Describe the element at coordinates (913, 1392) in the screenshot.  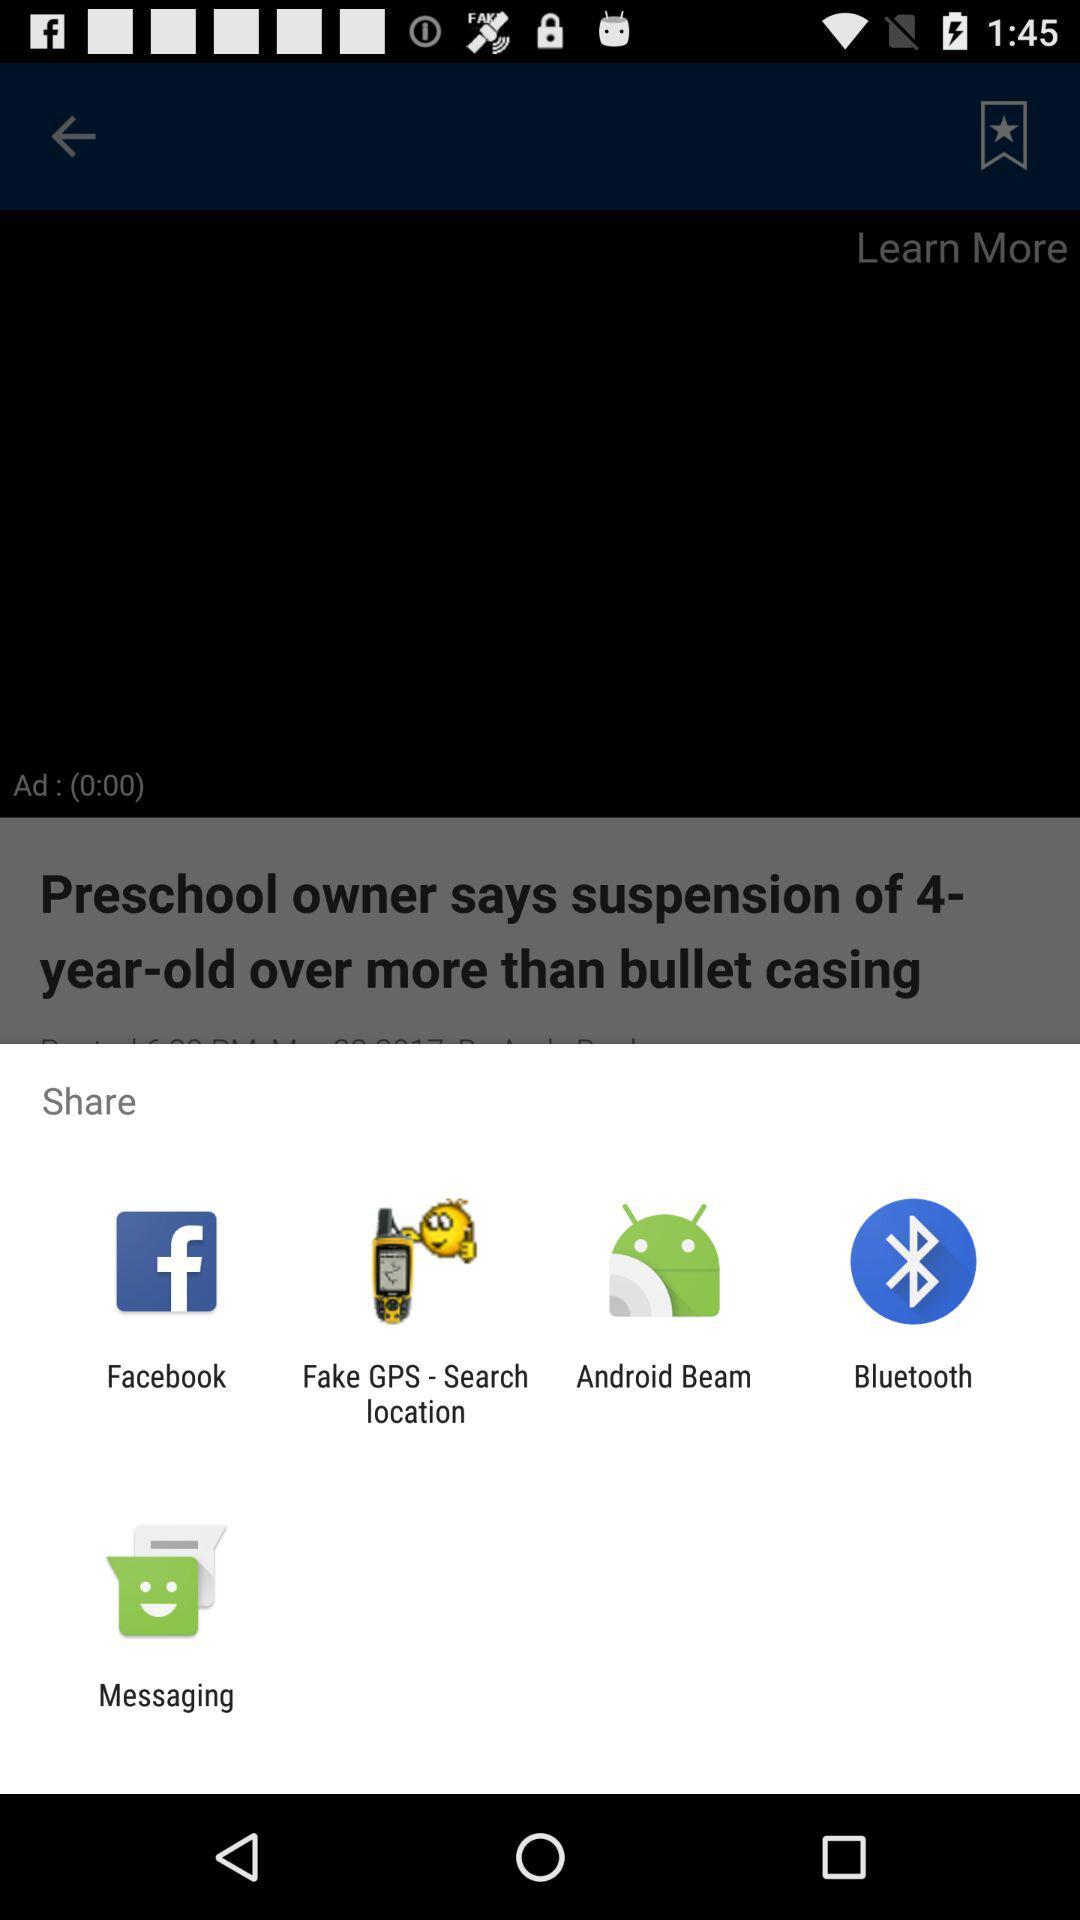
I see `the item at the bottom right corner` at that location.